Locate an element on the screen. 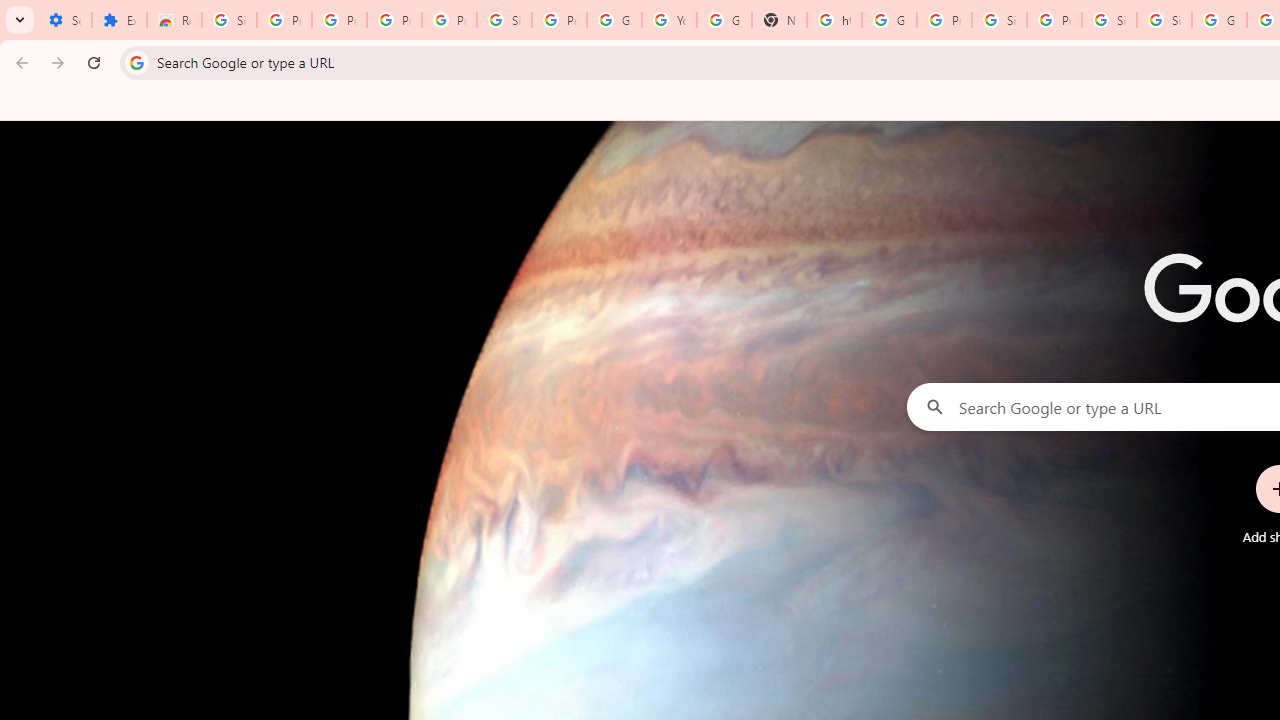 This screenshot has width=1280, height=720. 'Google Account' is located at coordinates (614, 20).